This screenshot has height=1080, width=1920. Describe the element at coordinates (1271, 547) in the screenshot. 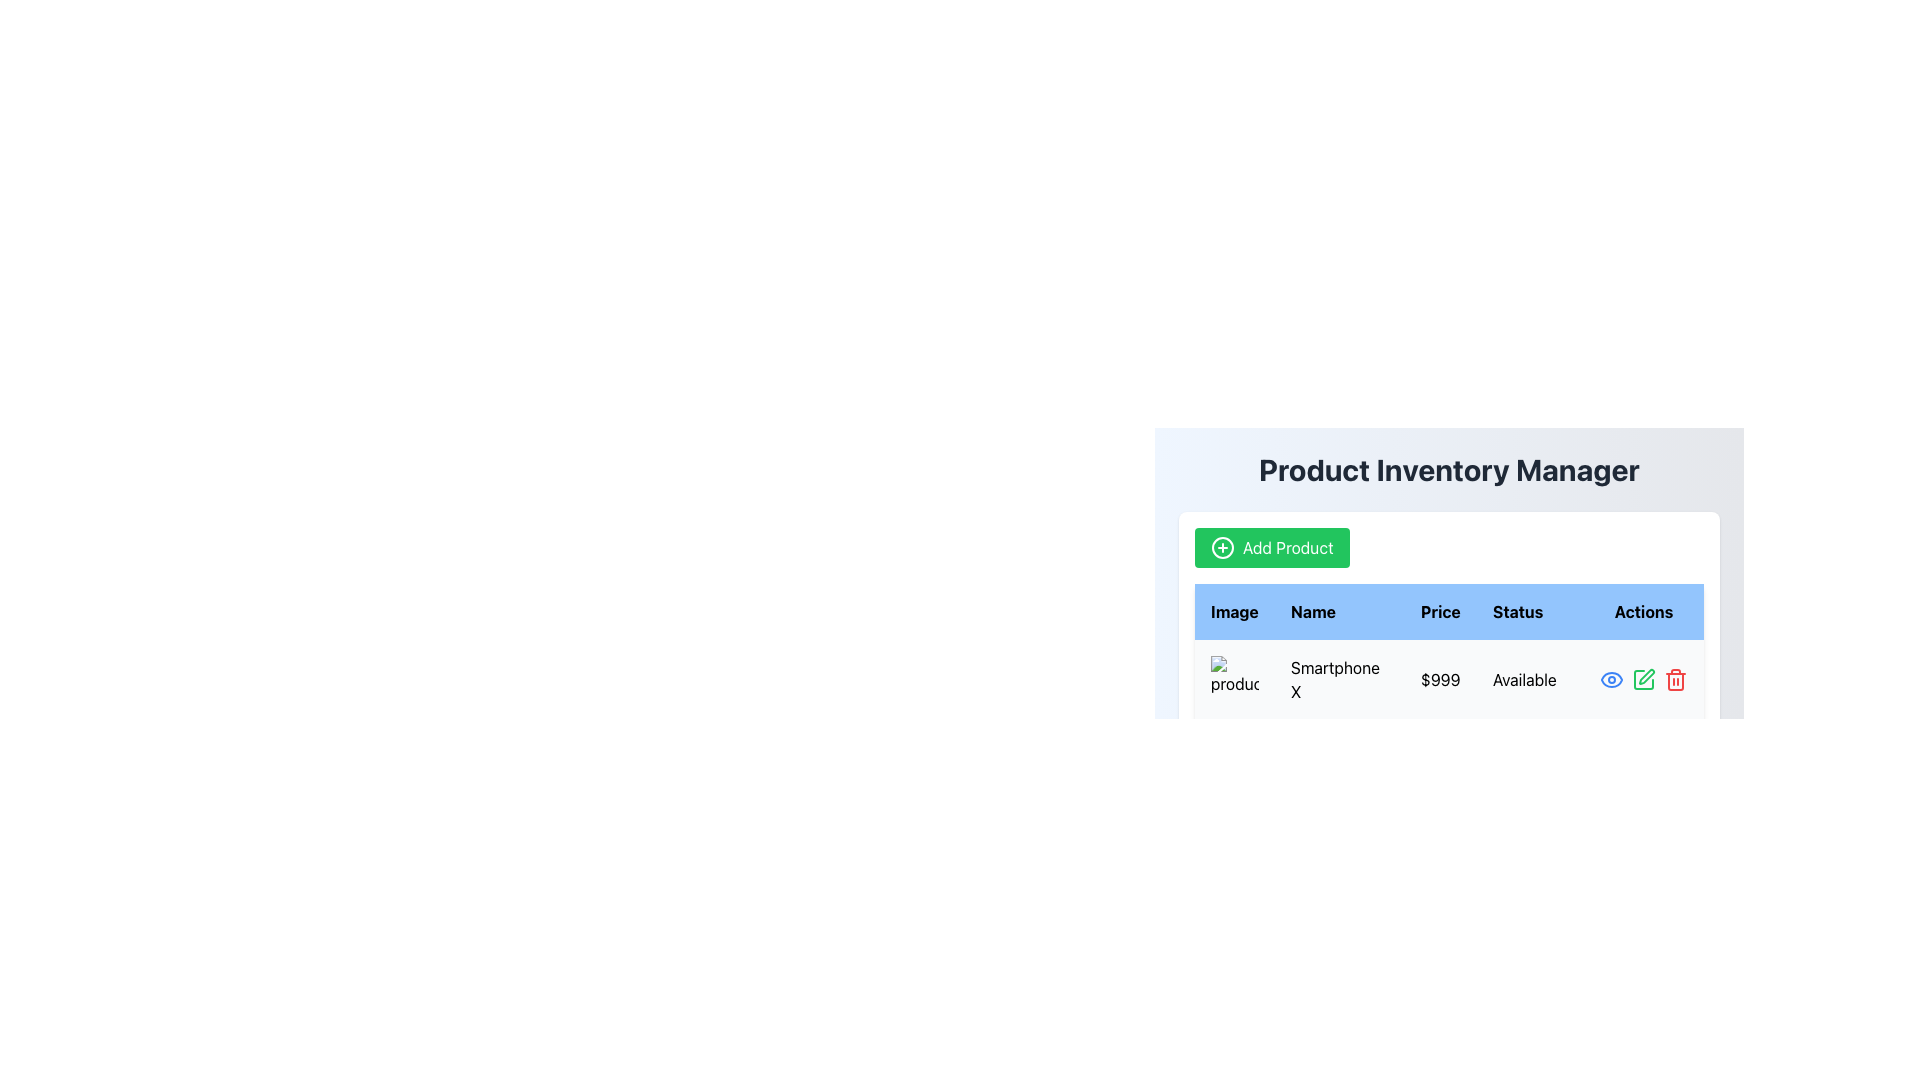

I see `the 'Add New Product' button located at the top left of the 'Product Inventory Manager' section to initiate product addition` at that location.